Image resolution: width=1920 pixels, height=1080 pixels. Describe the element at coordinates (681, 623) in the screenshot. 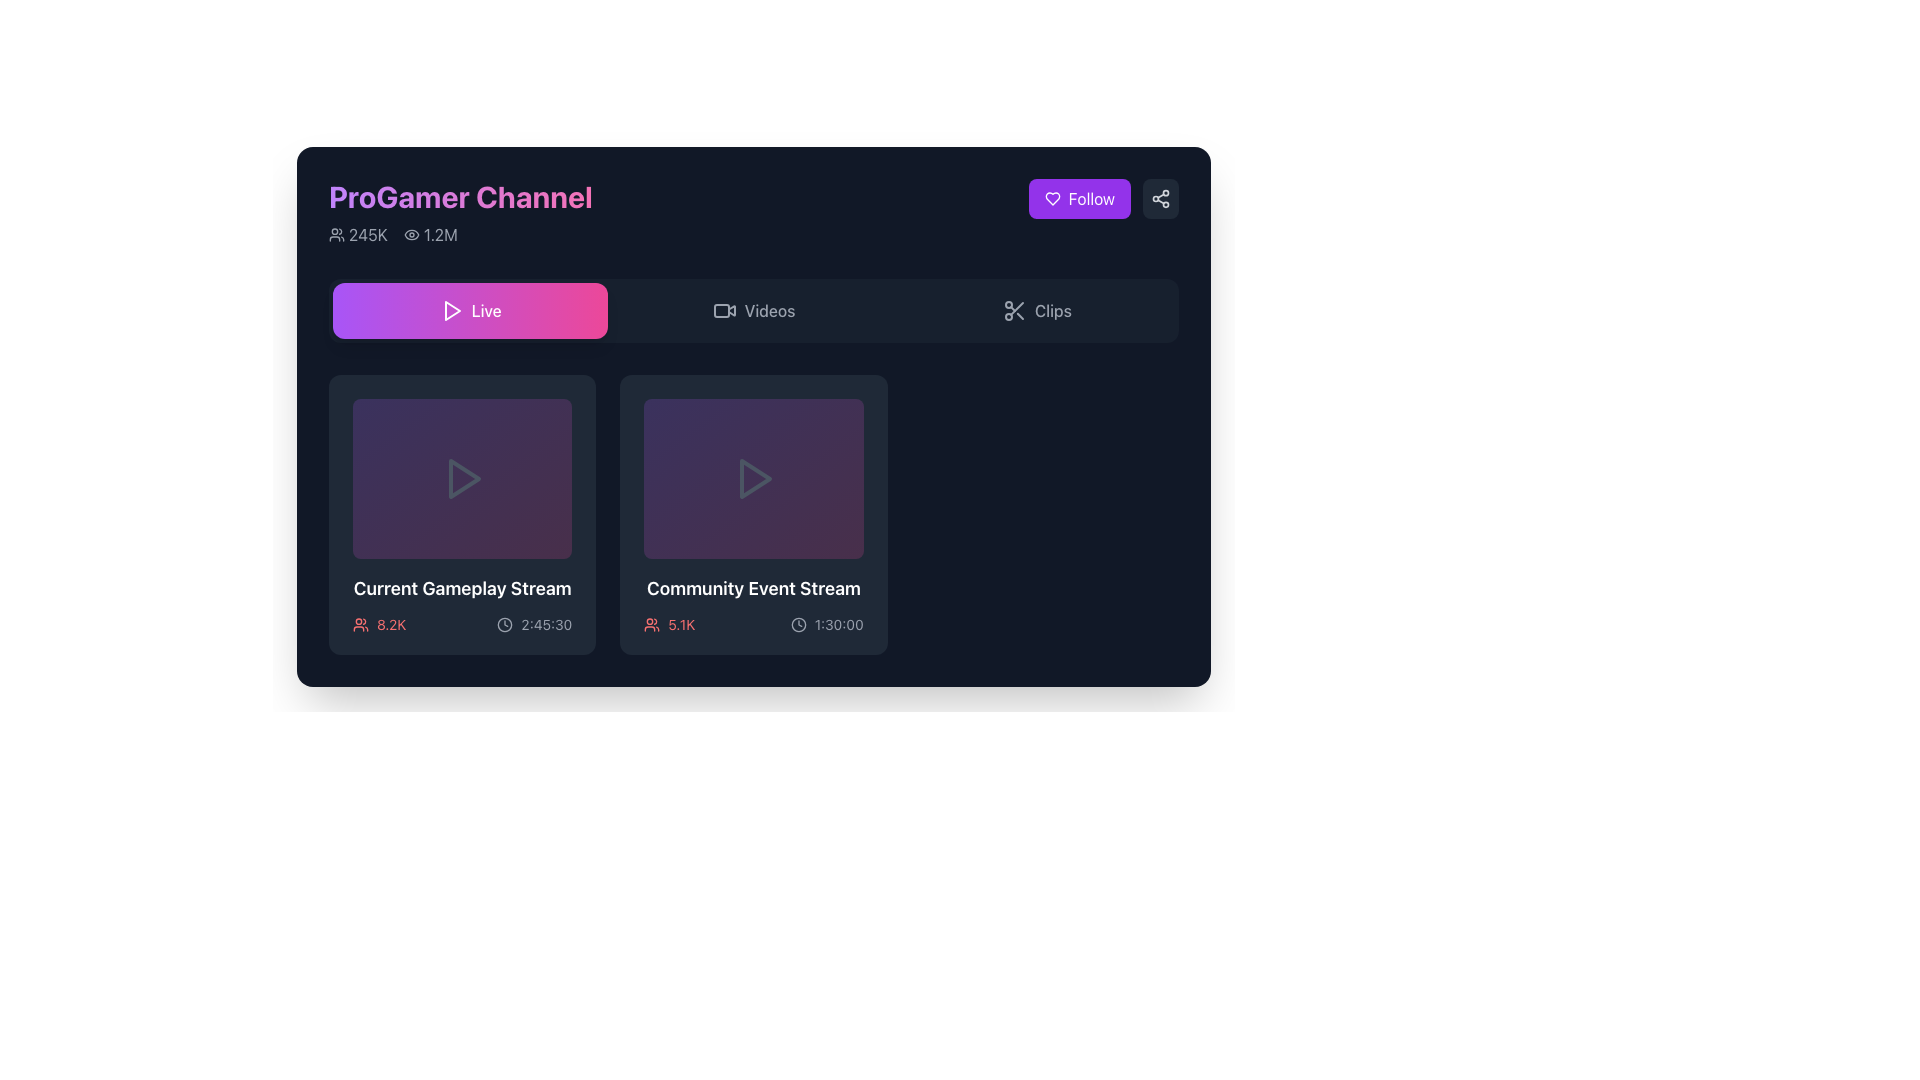

I see `the text label displaying '5.1K' in red color, located in the bottom-left corner of the thumbnail card for the 'Community Event Stream'` at that location.